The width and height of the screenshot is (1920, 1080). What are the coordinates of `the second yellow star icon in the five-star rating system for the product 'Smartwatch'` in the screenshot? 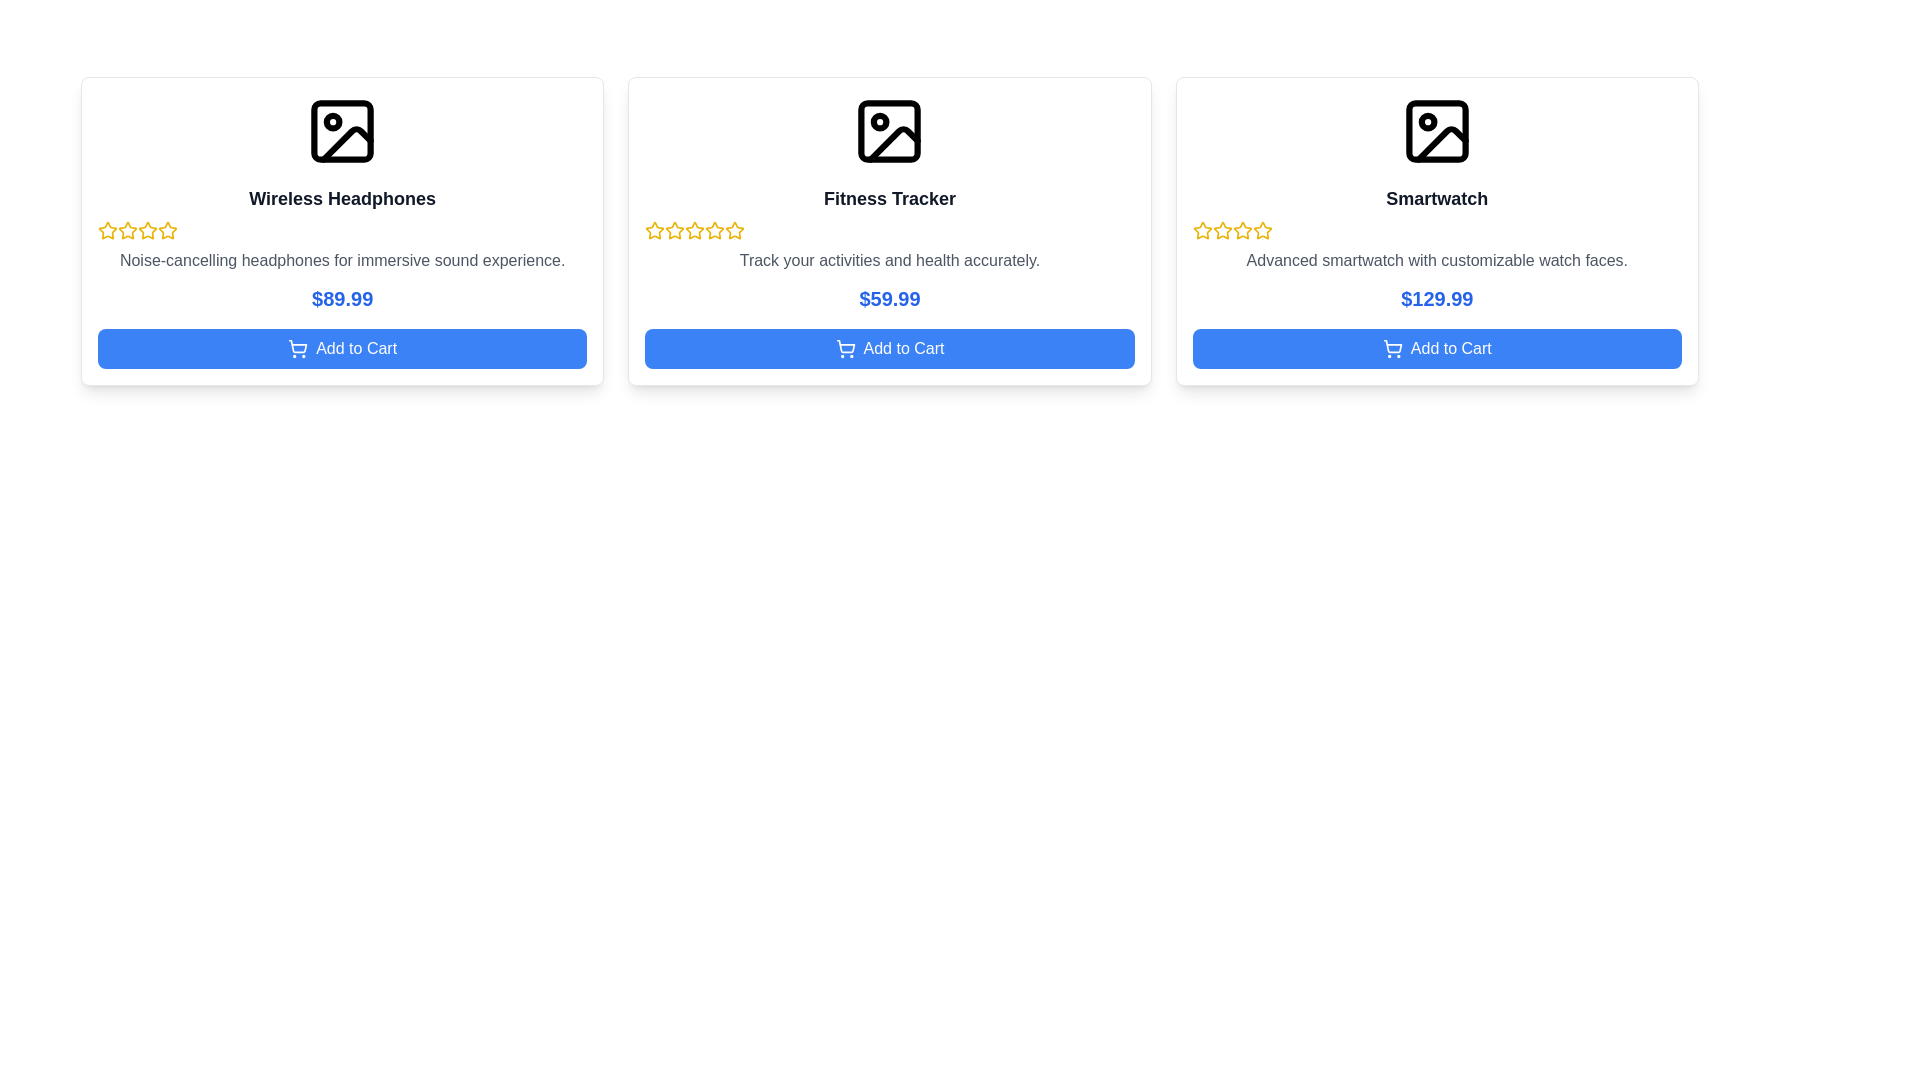 It's located at (1201, 230).